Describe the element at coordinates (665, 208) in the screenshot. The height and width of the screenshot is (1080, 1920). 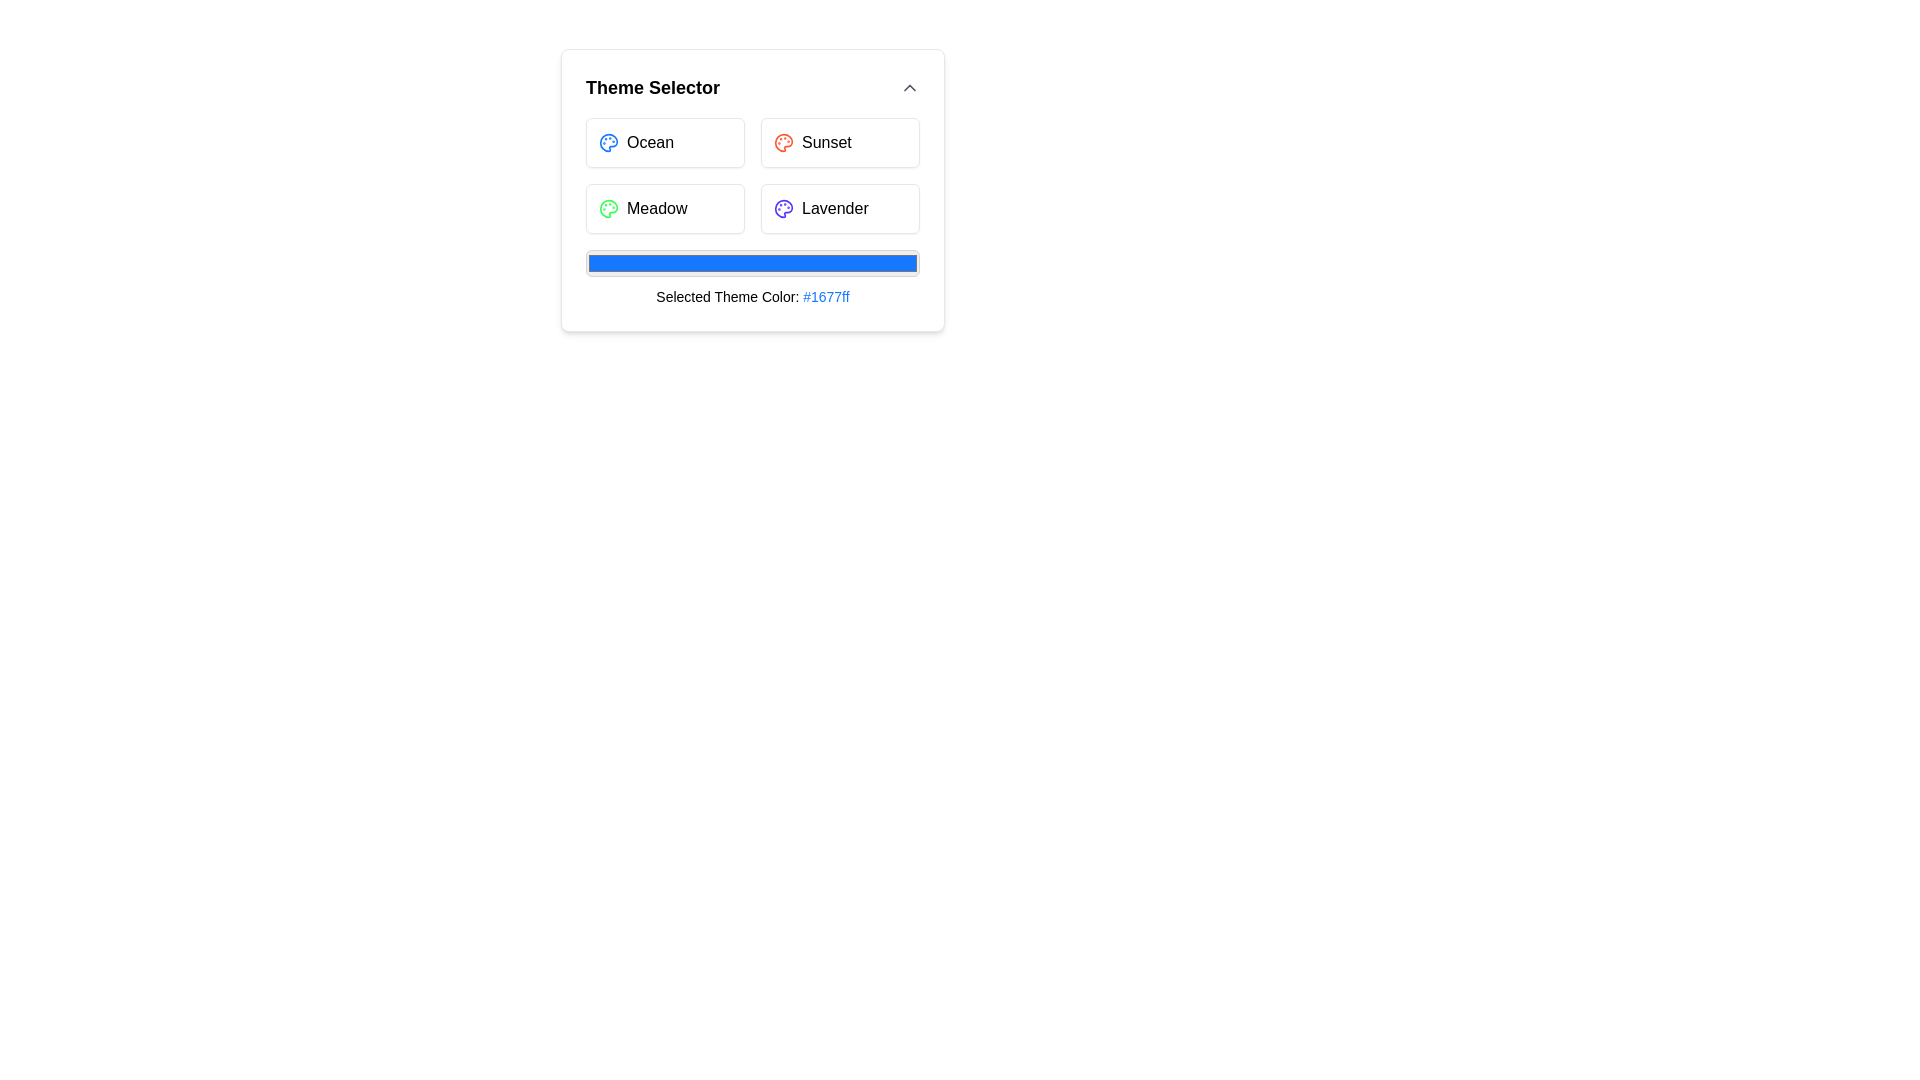
I see `the button that selects the 'Meadow' theme in the theme selector located in the second row and first column of the grid layout` at that location.